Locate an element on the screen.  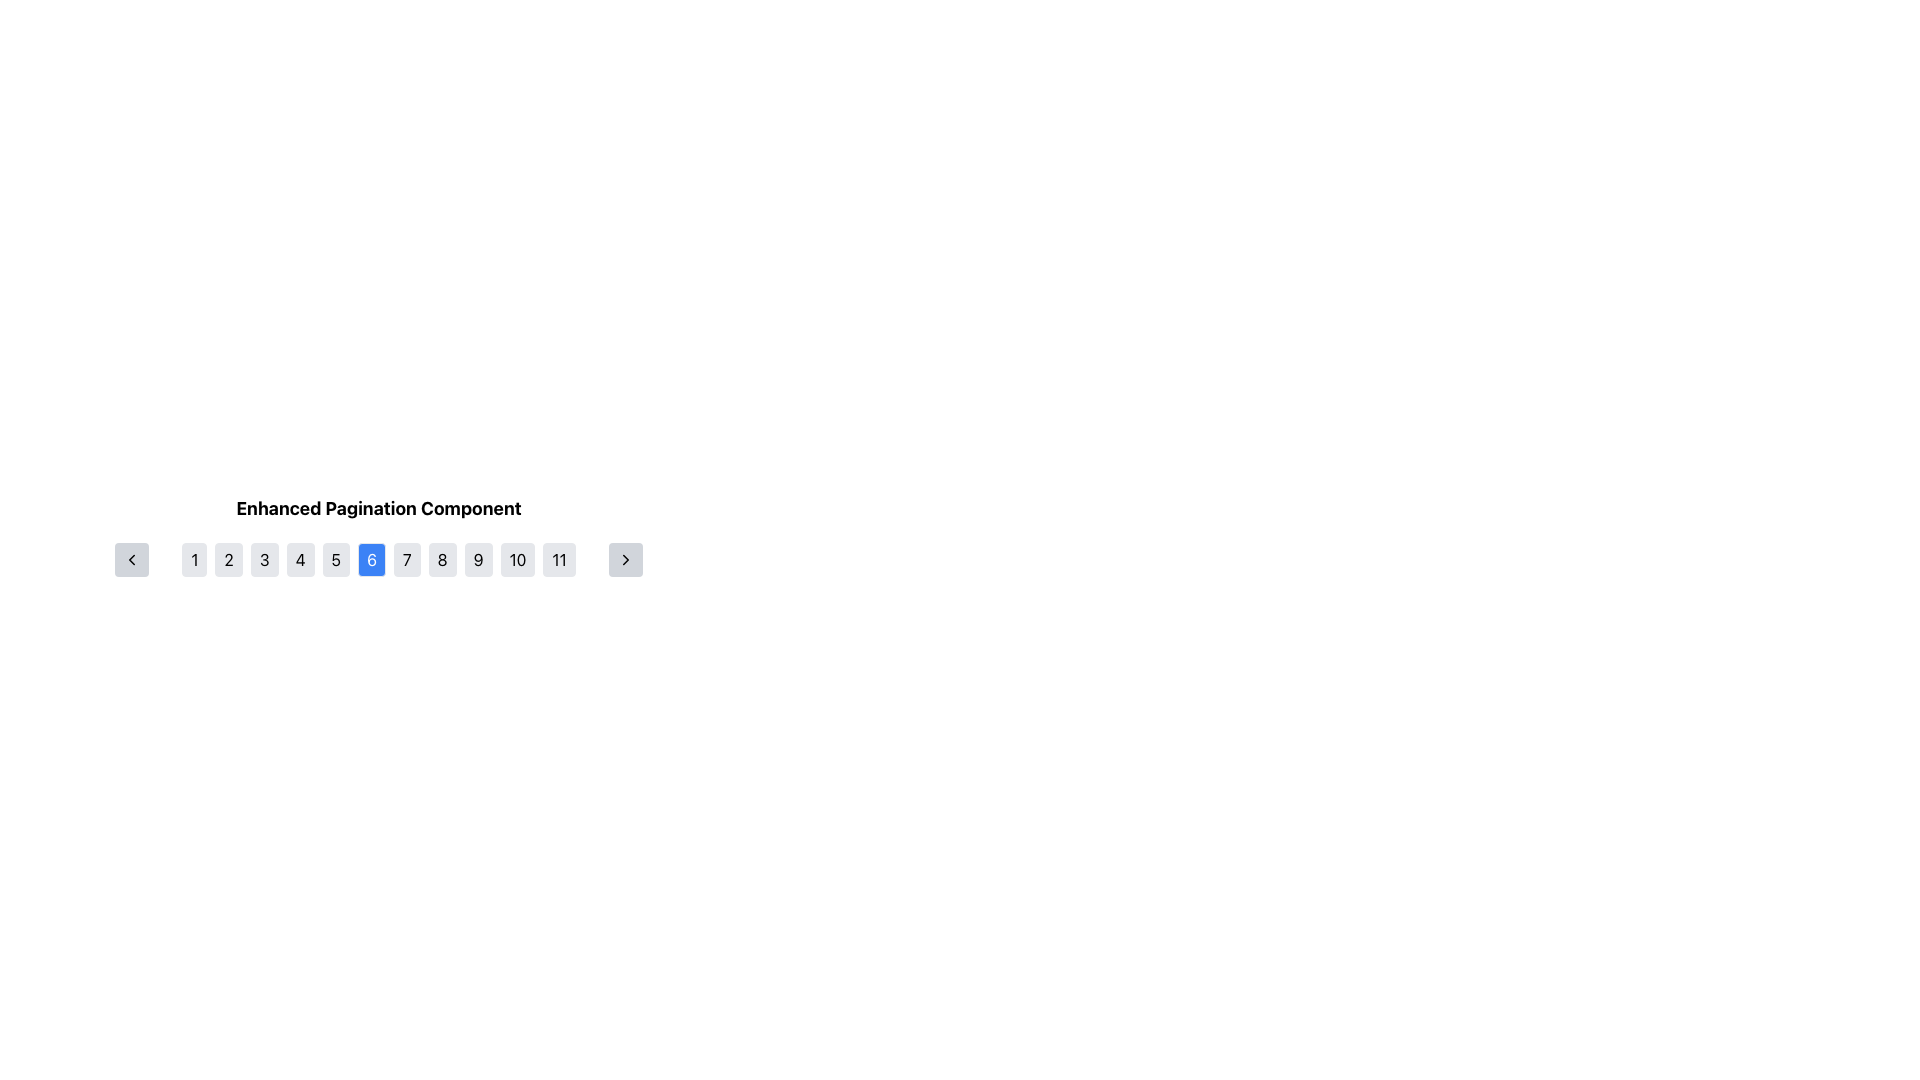
the pagination button labeled '4', which is a rectangular button with a rounded border and a light gray background is located at coordinates (299, 559).